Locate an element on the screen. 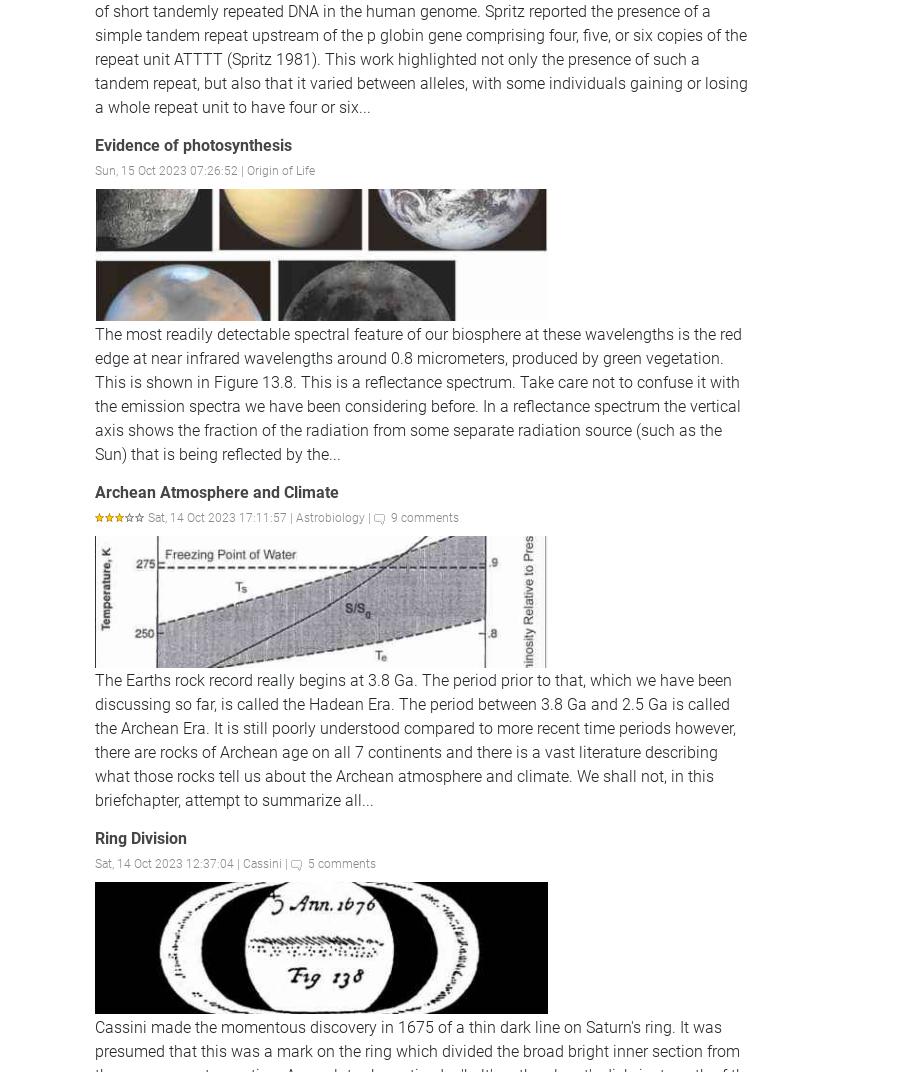  'Archean Atmosphere and Climate' is located at coordinates (95, 491).